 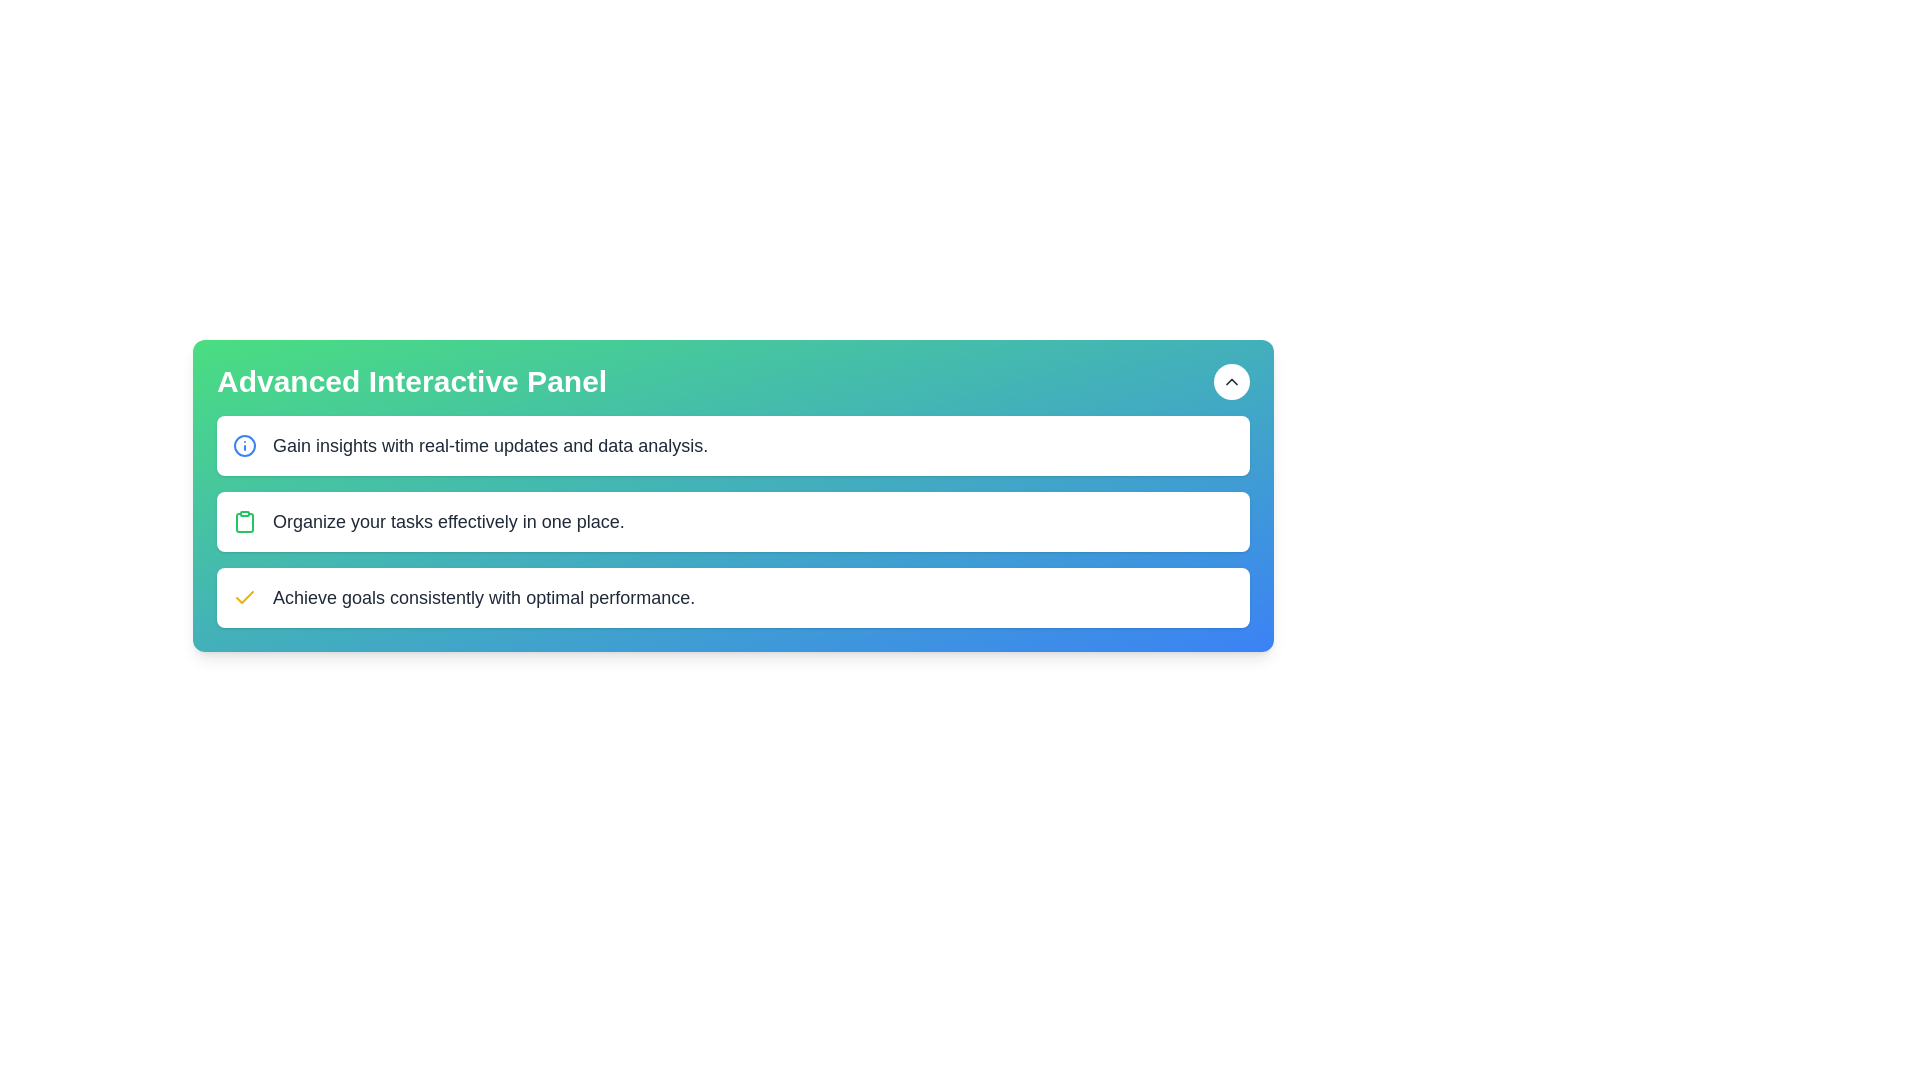 What do you see at coordinates (411, 381) in the screenshot?
I see `the bold and large heading text 'Advanced Interactive Panel'` at bounding box center [411, 381].